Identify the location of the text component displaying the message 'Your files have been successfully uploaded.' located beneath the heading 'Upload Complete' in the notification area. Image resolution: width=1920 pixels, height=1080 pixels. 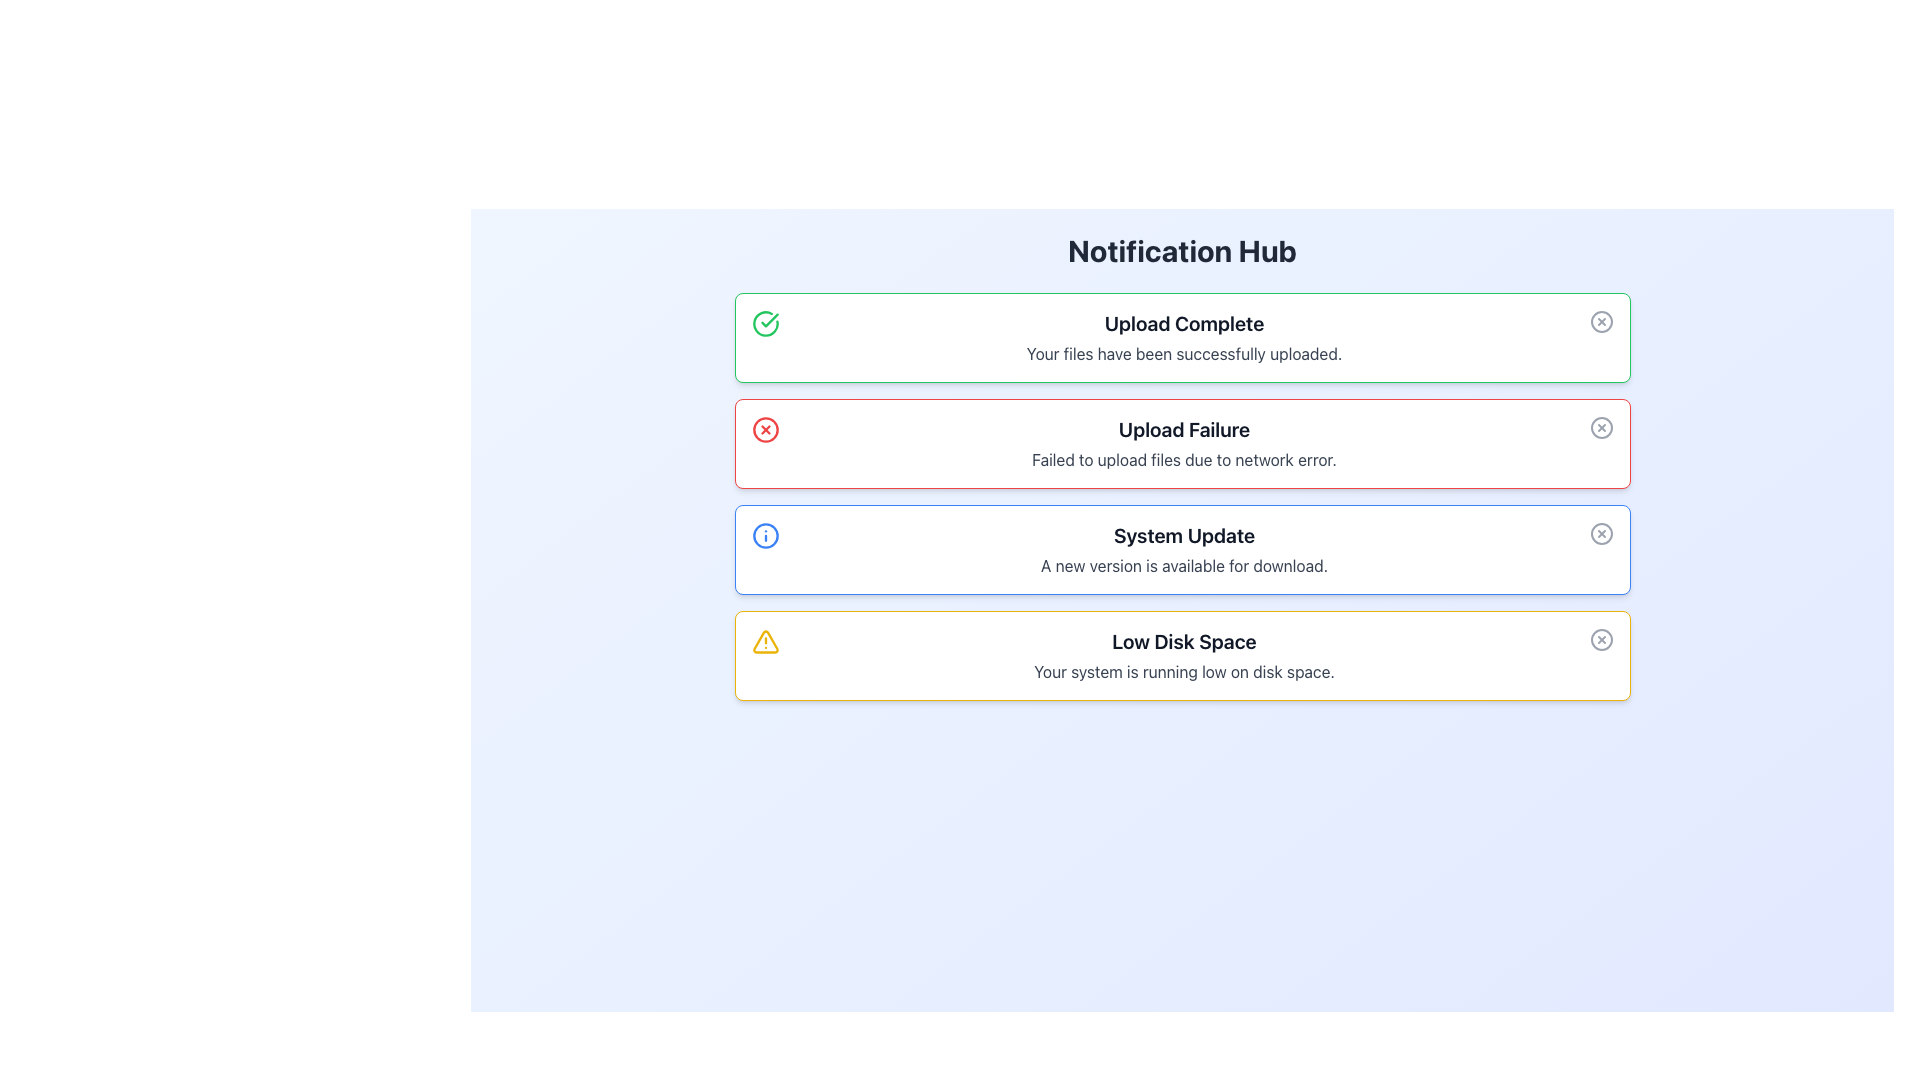
(1184, 353).